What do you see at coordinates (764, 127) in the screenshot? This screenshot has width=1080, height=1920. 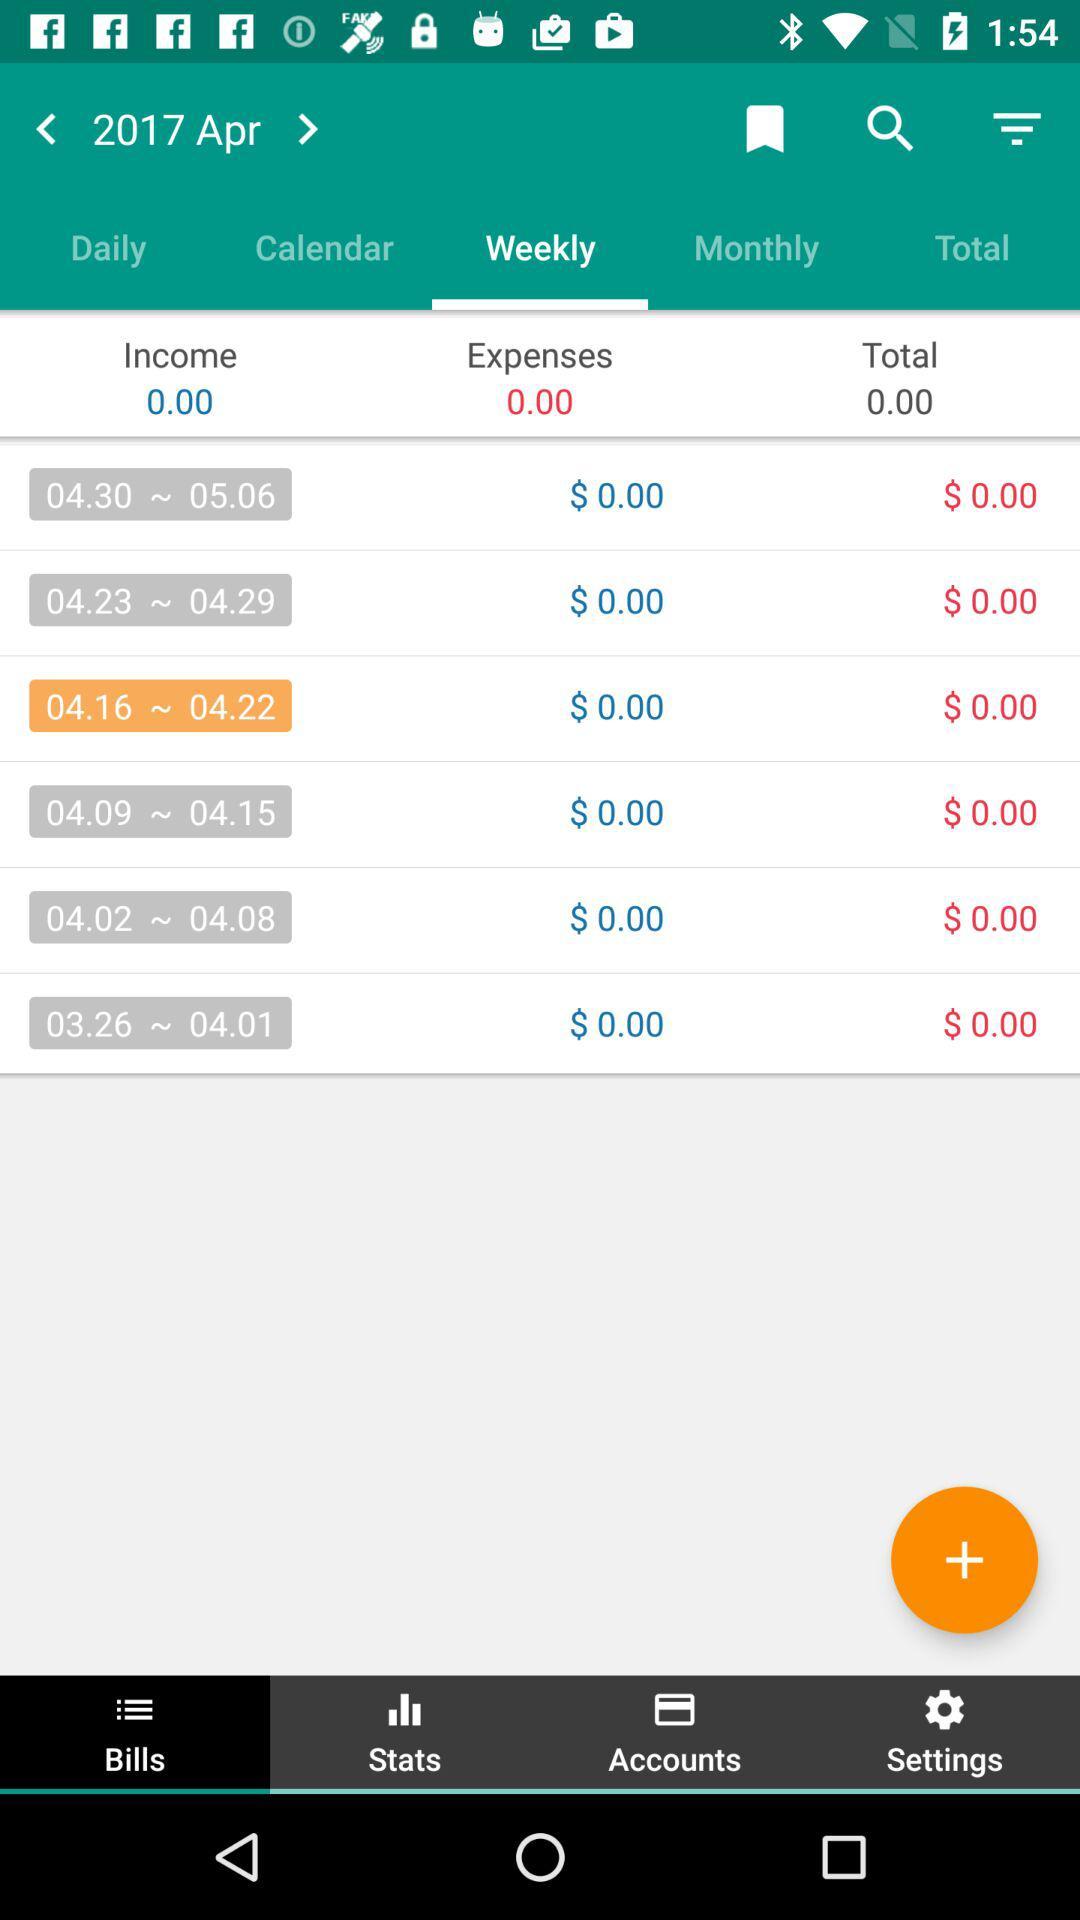 I see `bookmark the item` at bounding box center [764, 127].